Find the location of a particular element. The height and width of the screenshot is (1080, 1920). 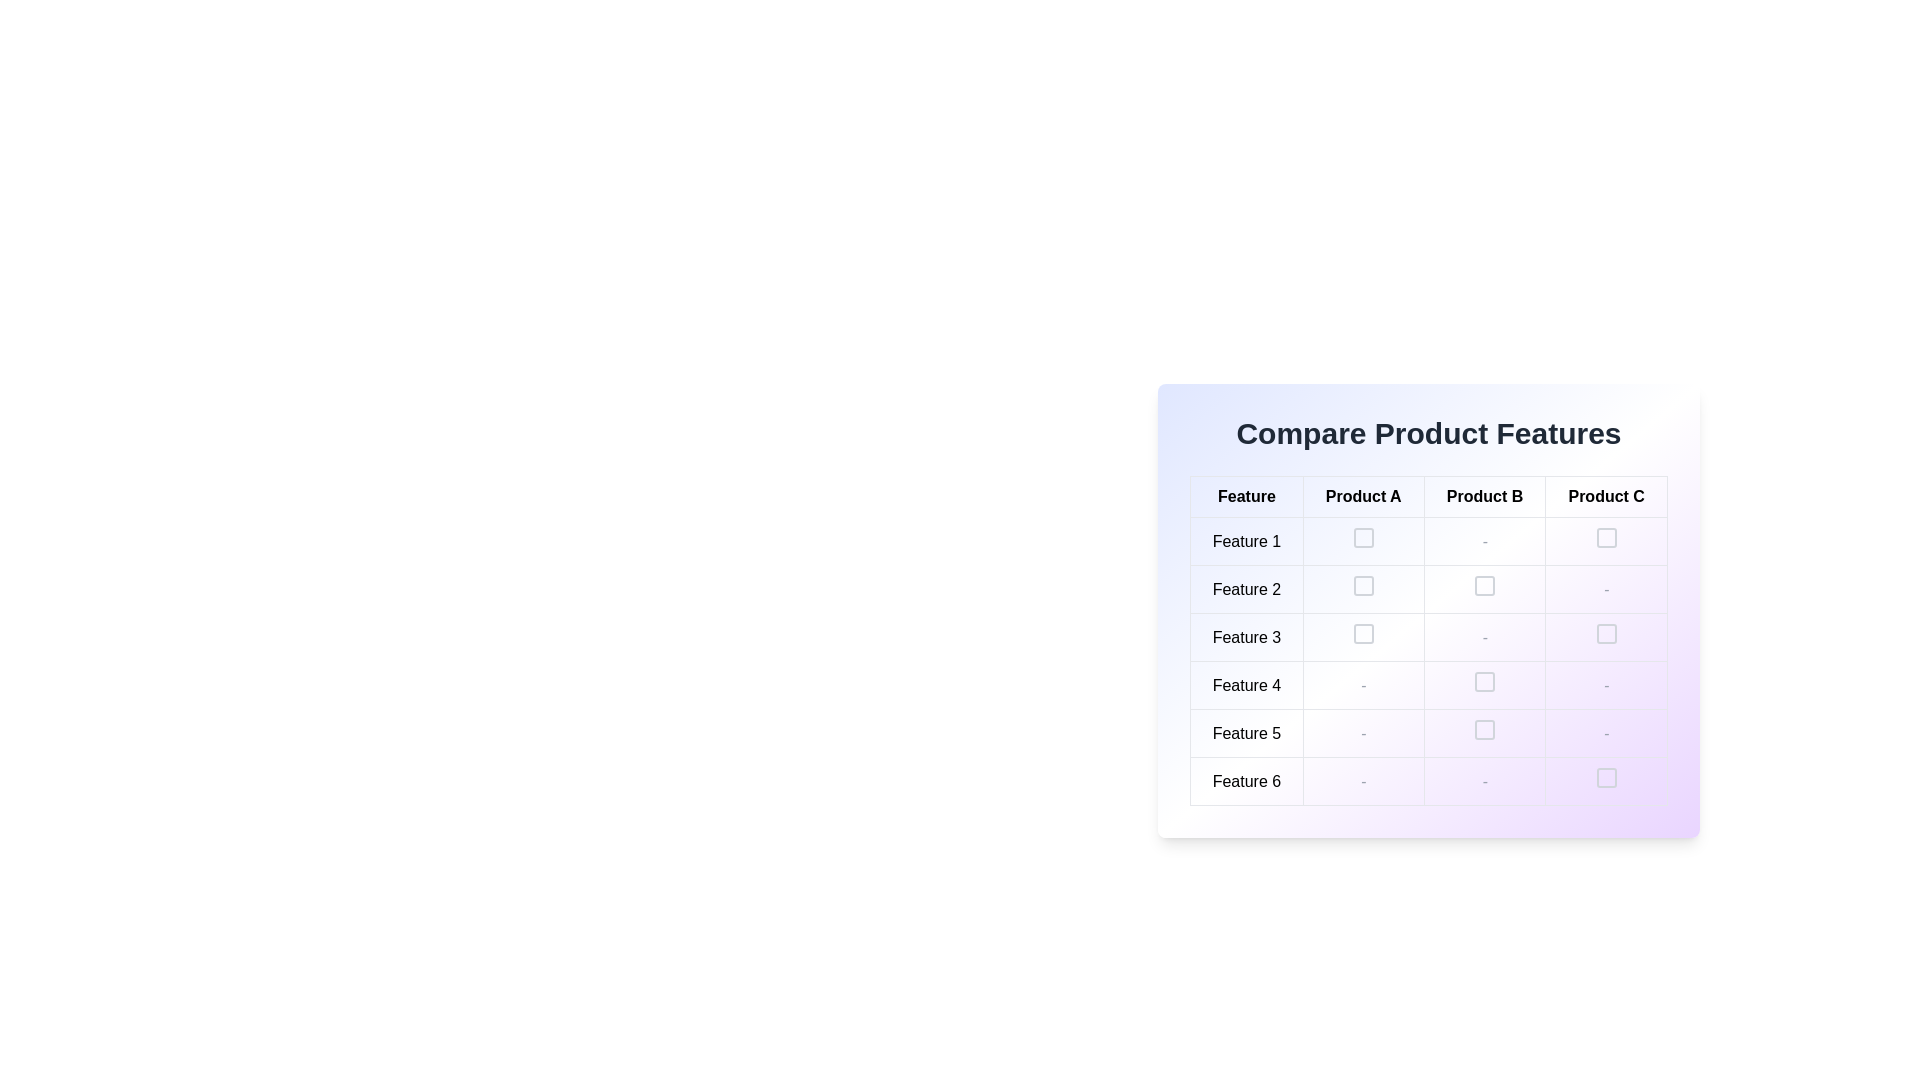

the visual indicator in the 'Product B' column for the 'Feature 2' row is located at coordinates (1428, 588).